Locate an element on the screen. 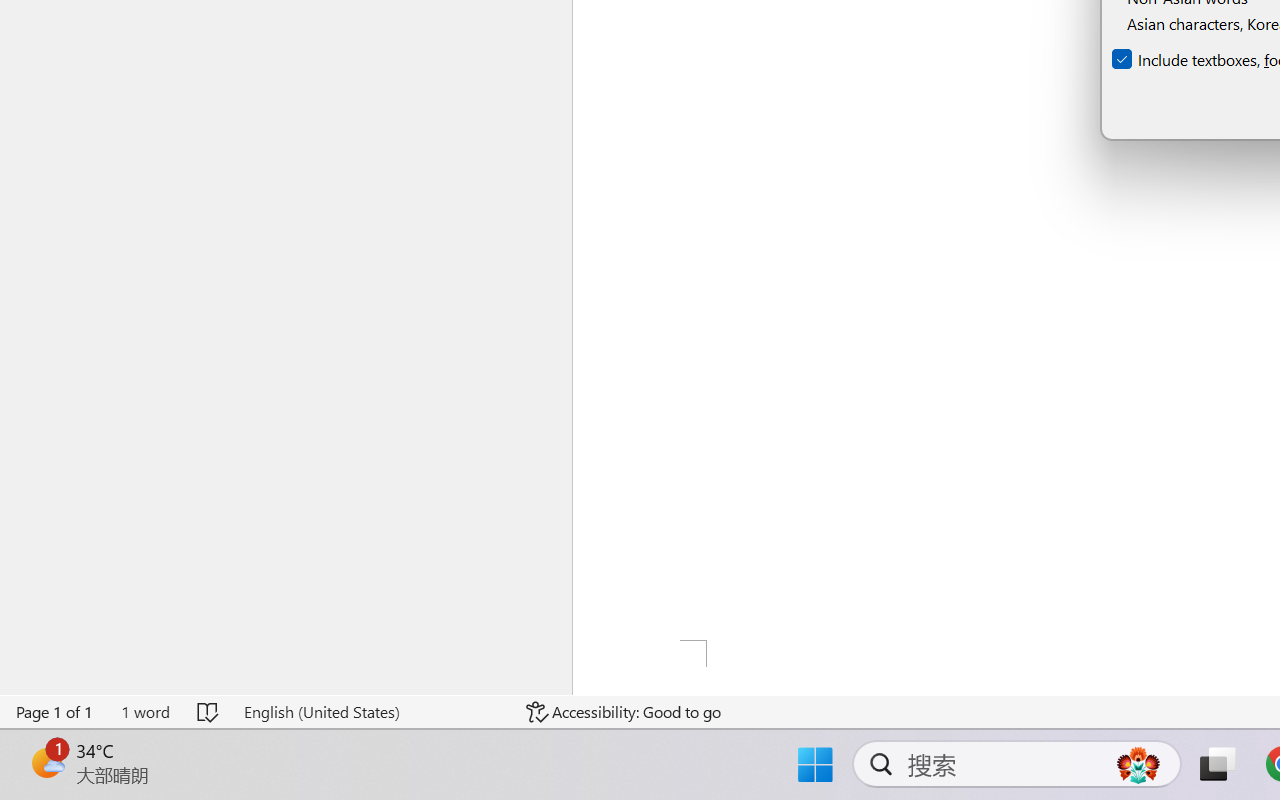 This screenshot has height=800, width=1280. 'Accessibility Checker Accessibility: Good to go' is located at coordinates (623, 711).